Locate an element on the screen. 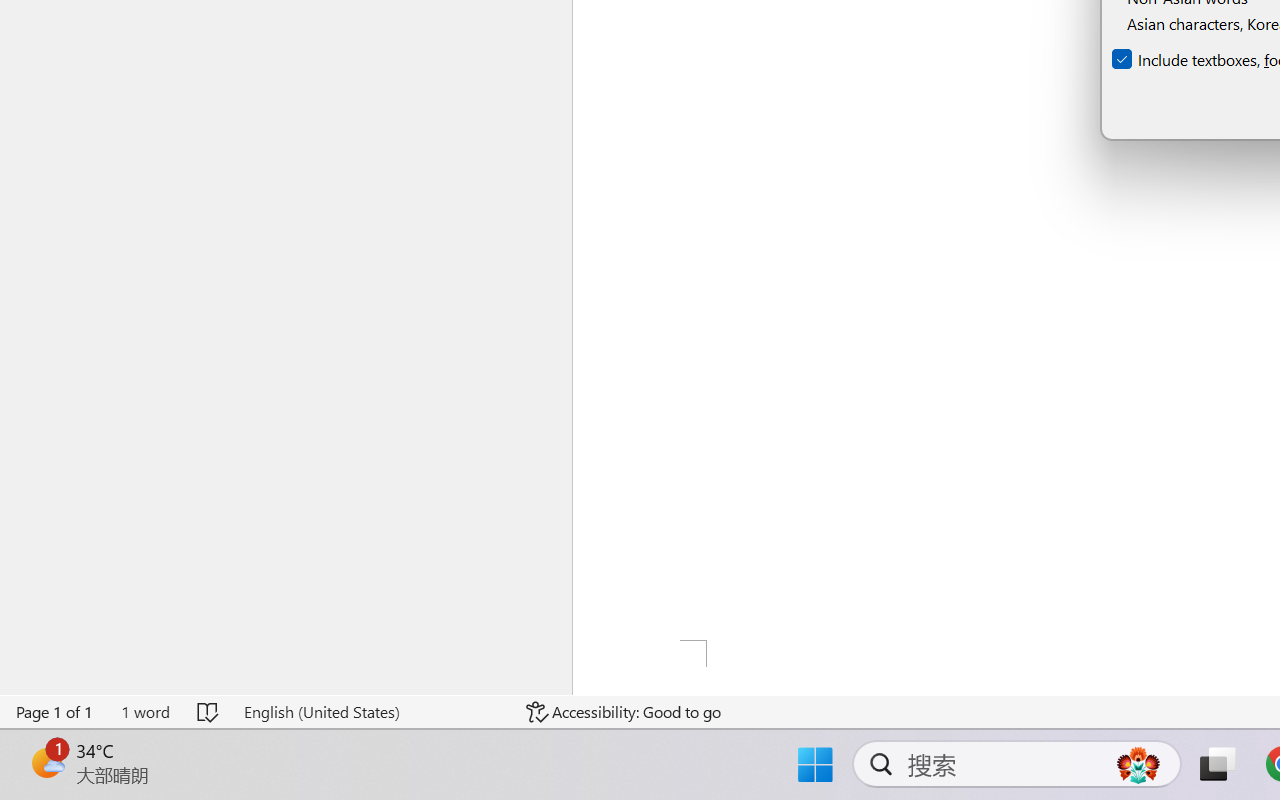 This screenshot has height=800, width=1280. 'Accessibility Checker Accessibility: Good to go' is located at coordinates (623, 711).